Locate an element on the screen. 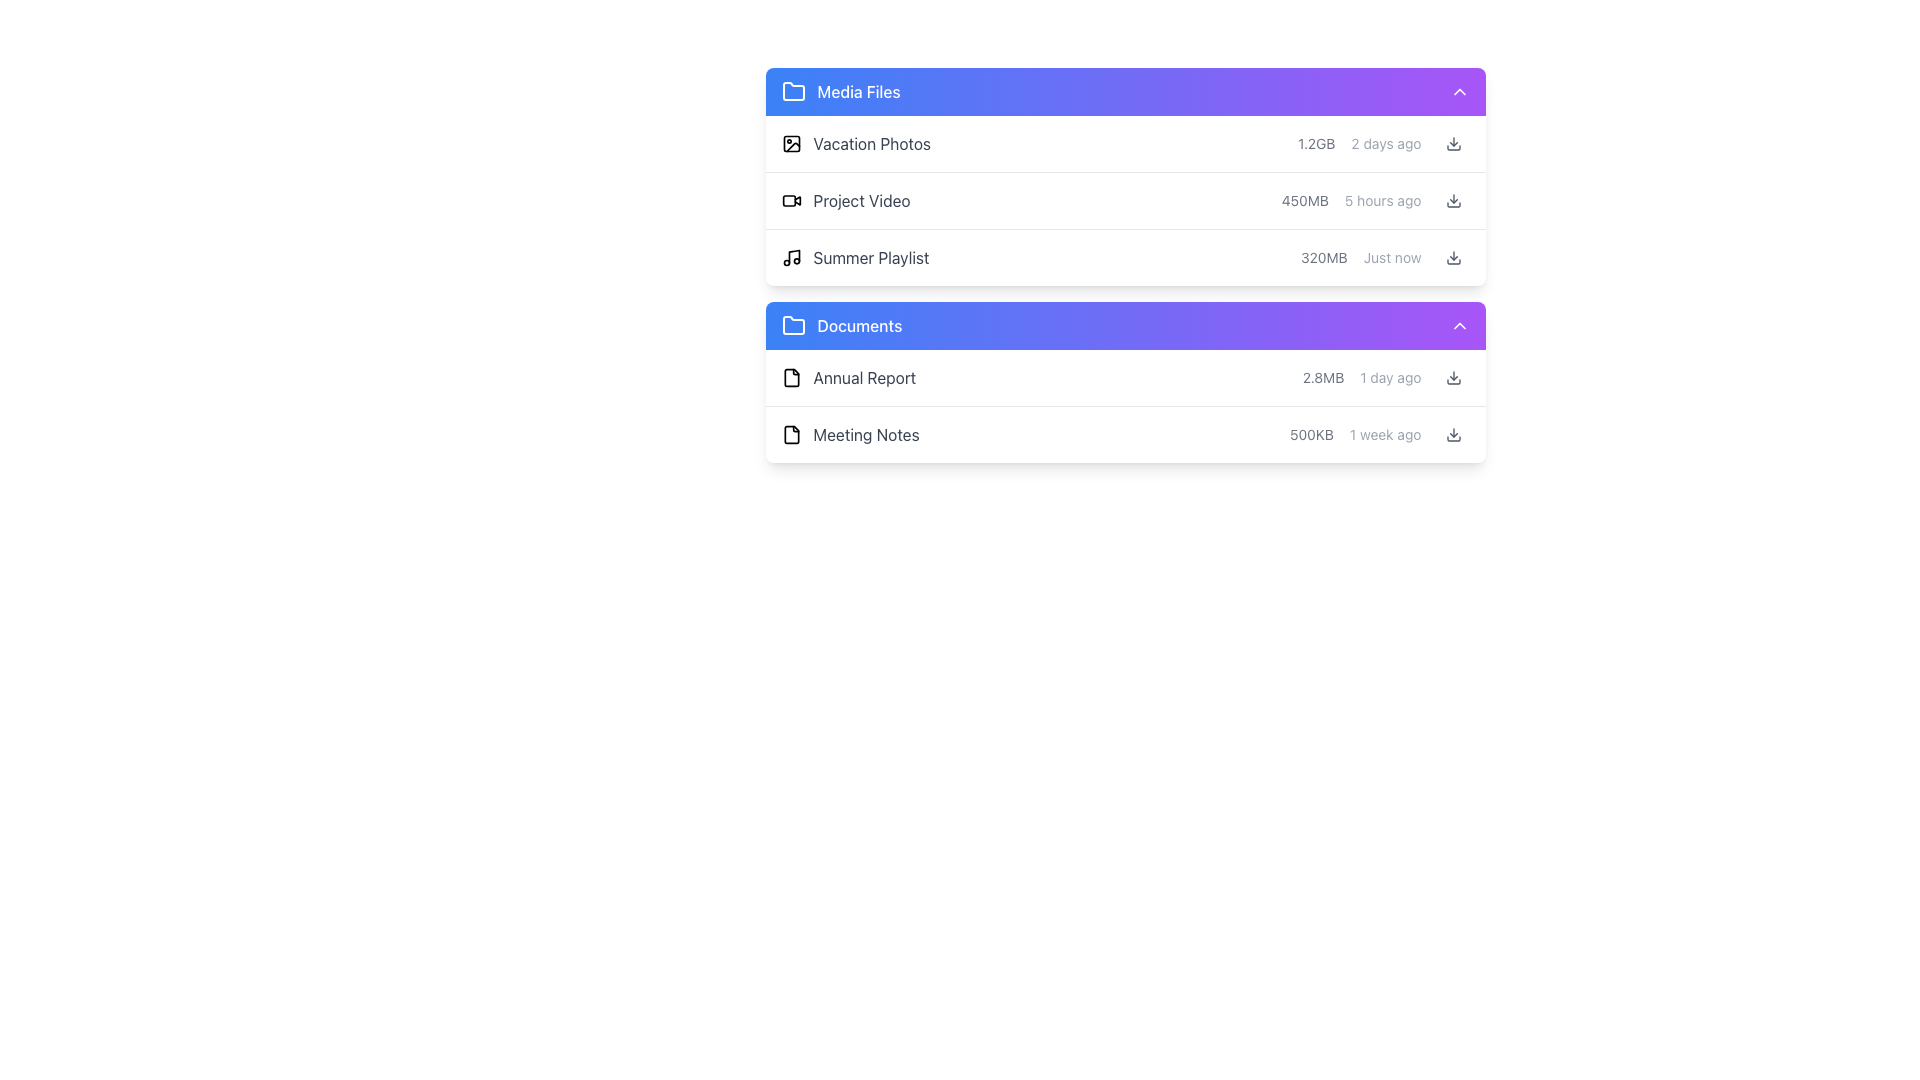 This screenshot has height=1080, width=1920. the 'Summer Playlist' icon located to the left of the text is located at coordinates (790, 257).